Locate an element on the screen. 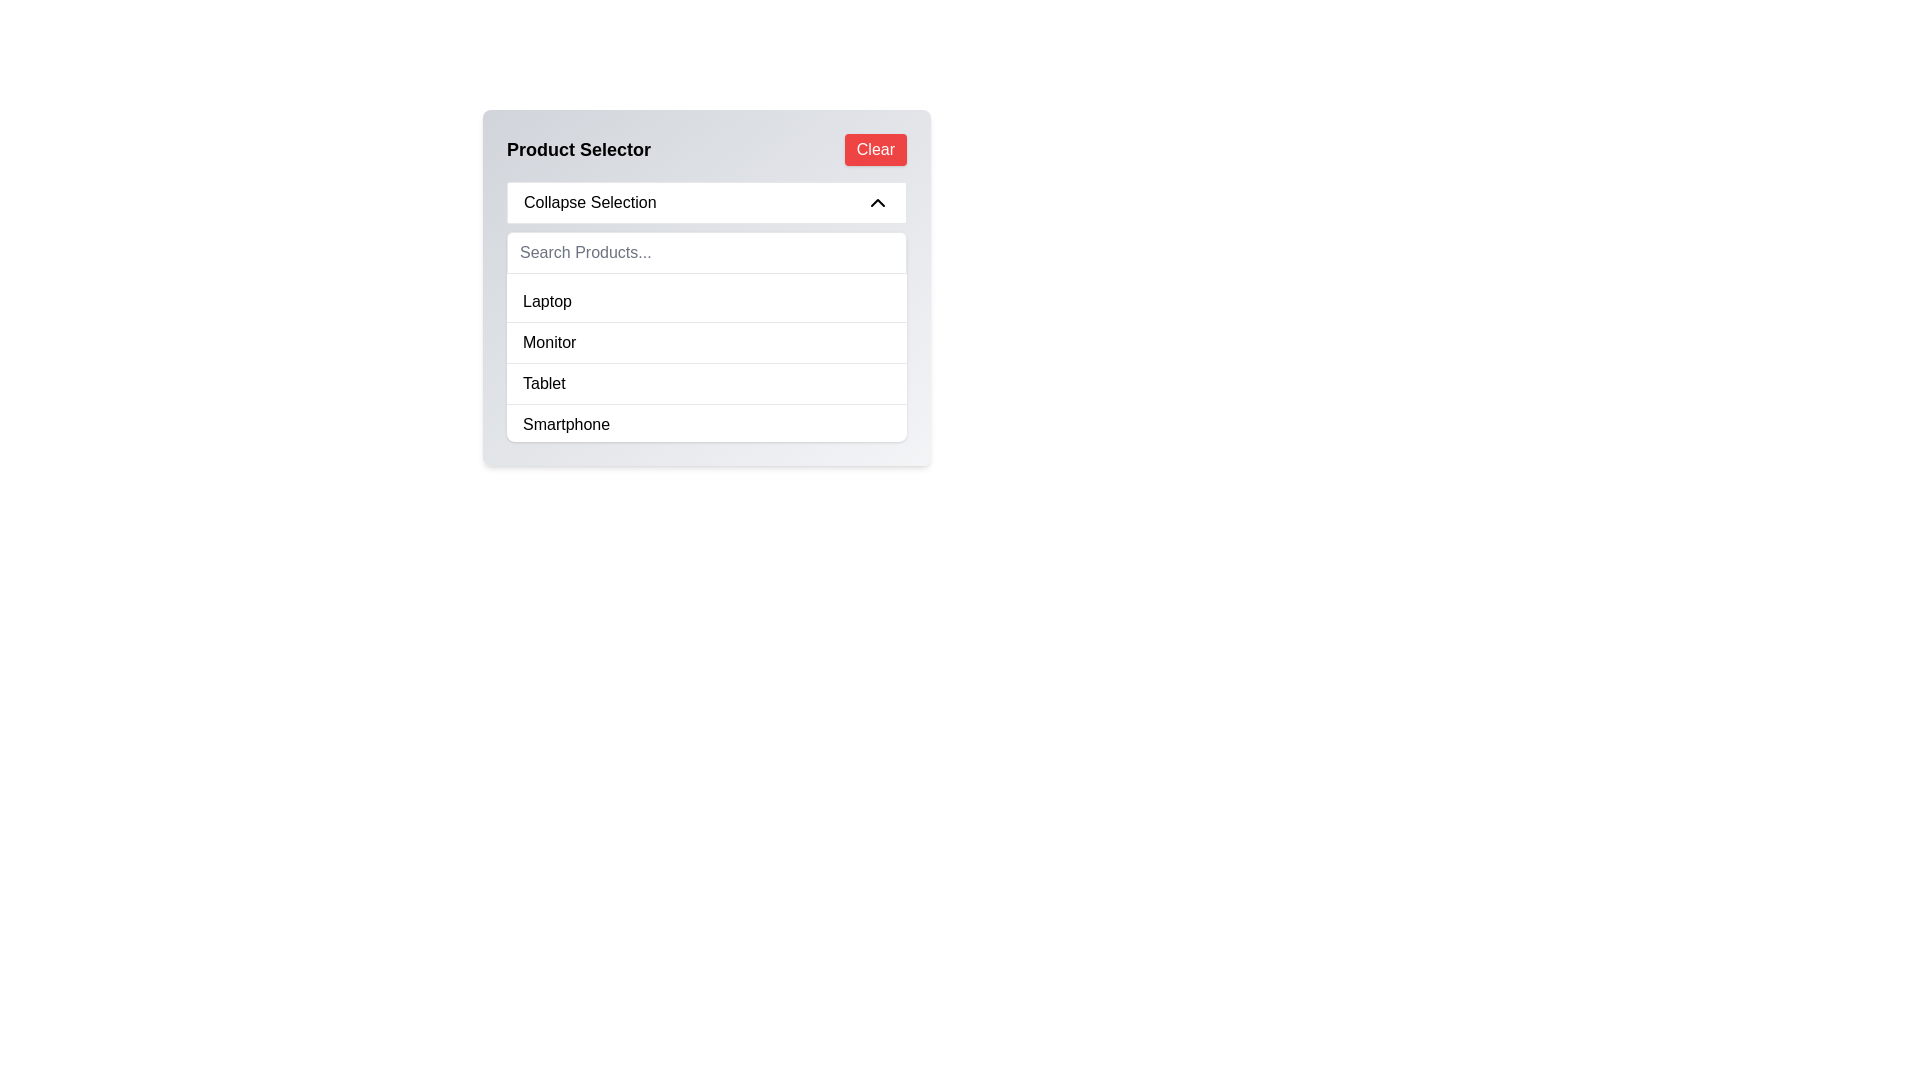  the 'Smartphone' category list item, which is the fourth option in a list of selectable items is located at coordinates (706, 423).